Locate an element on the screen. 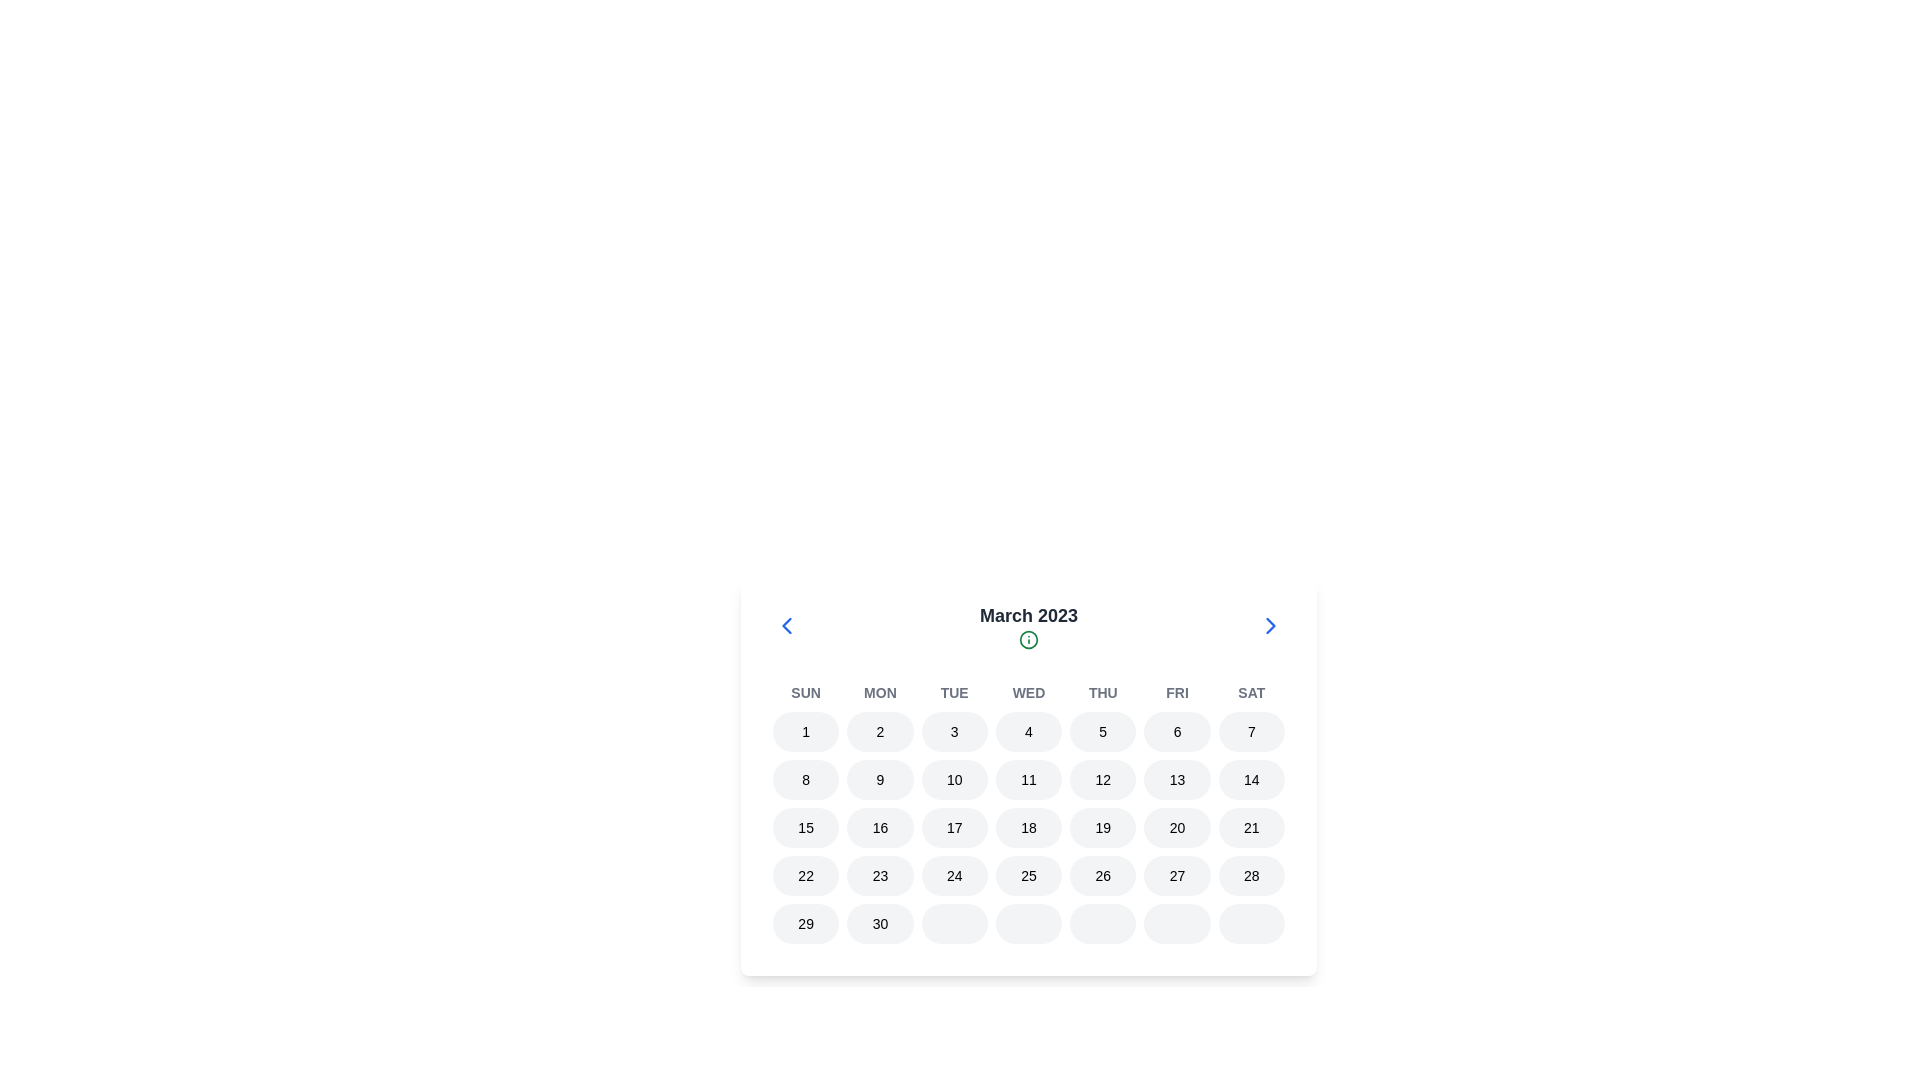 The width and height of the screenshot is (1920, 1080). the selectable day '29' on the calendar interface is located at coordinates (806, 924).